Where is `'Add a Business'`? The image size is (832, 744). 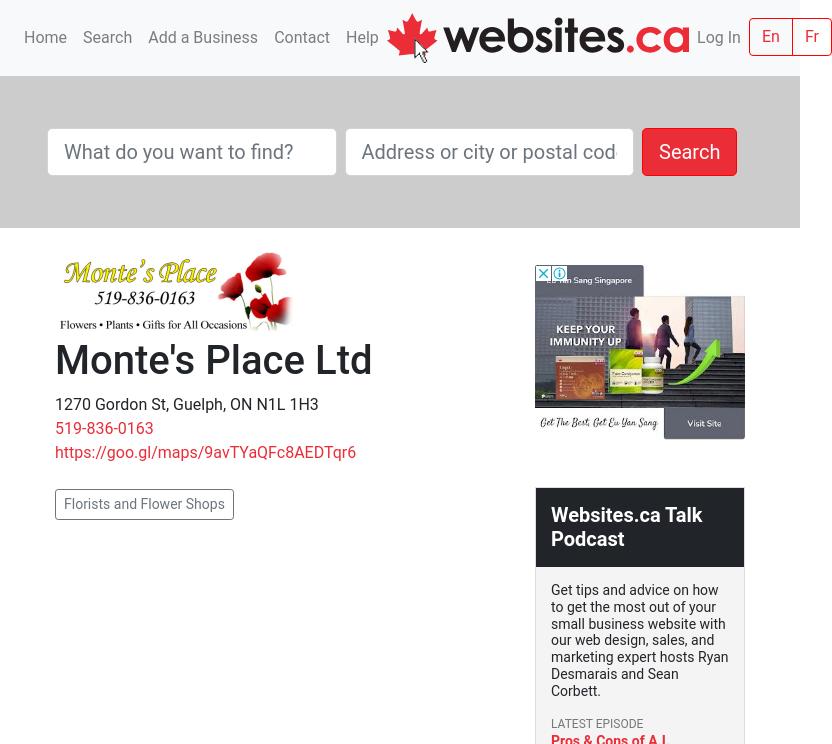 'Add a Business' is located at coordinates (202, 36).